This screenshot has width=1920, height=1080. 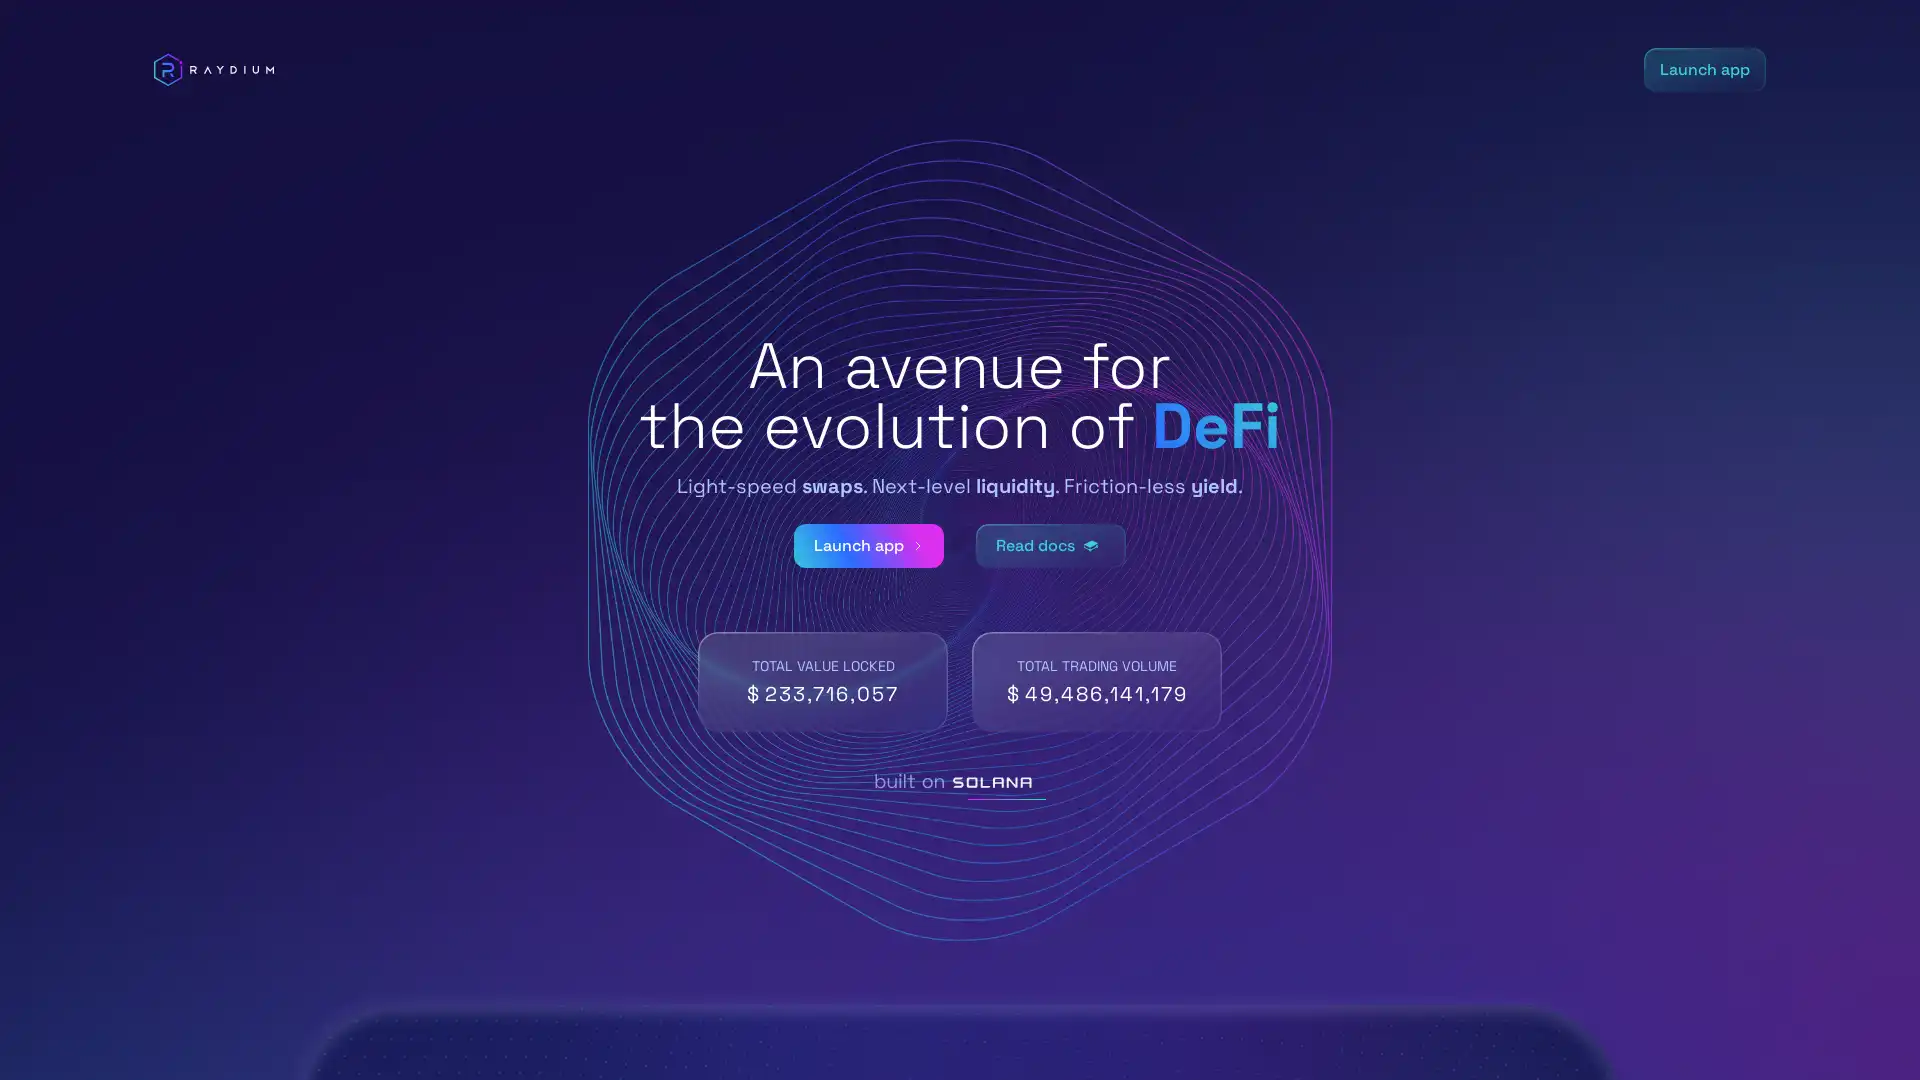 I want to click on Read docs gitbook, so click(x=1050, y=546).